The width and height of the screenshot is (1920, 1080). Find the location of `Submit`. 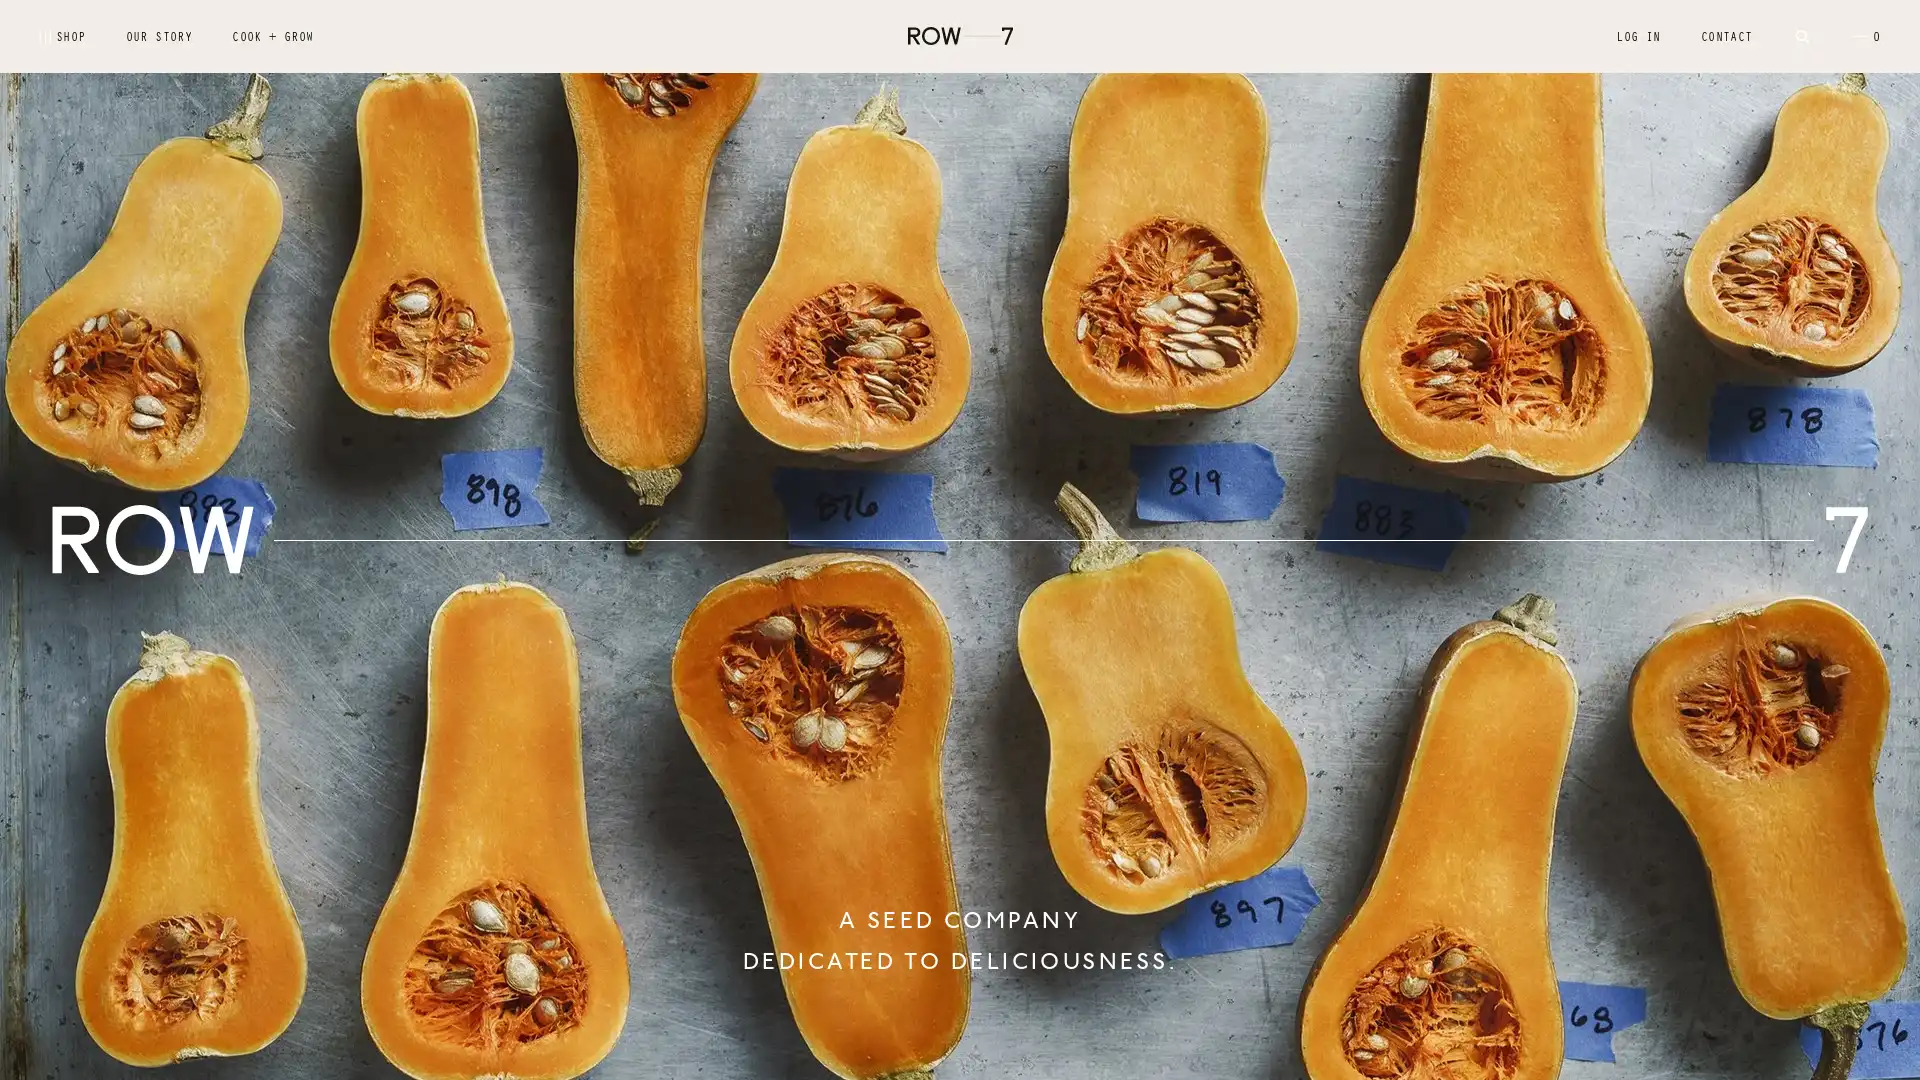

Submit is located at coordinates (42, 35).